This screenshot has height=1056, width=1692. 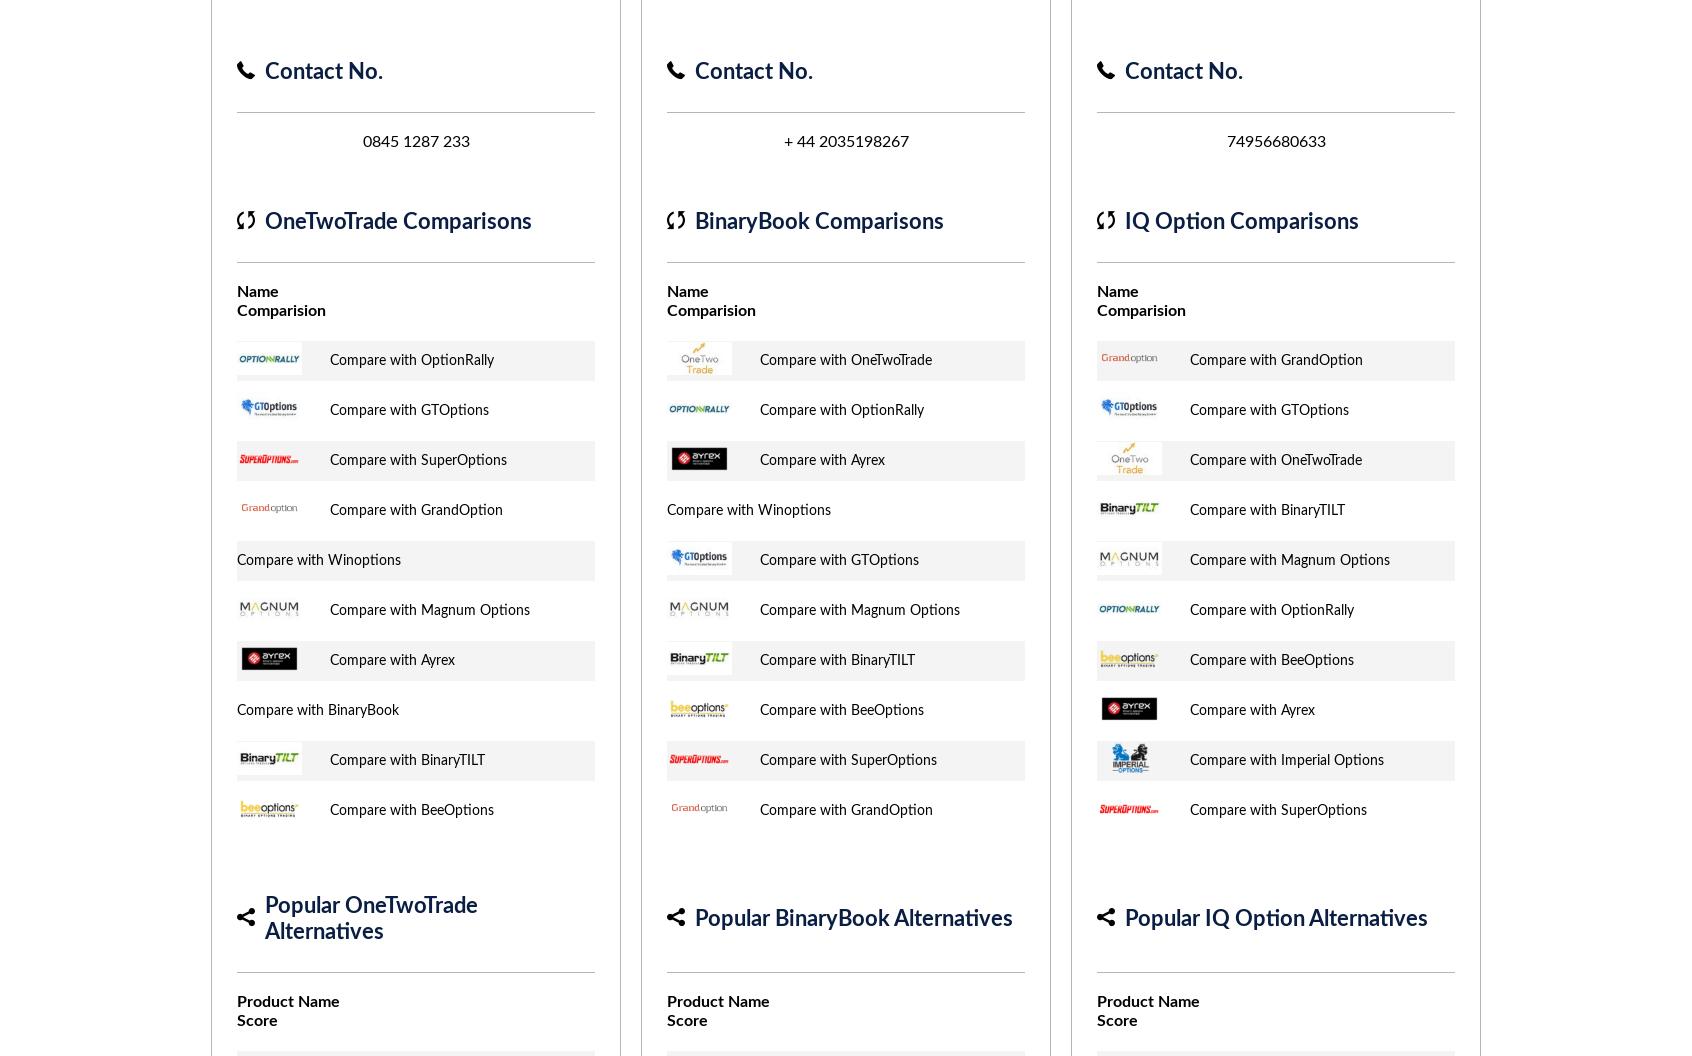 I want to click on '+ 44 2035198267', so click(x=845, y=142).